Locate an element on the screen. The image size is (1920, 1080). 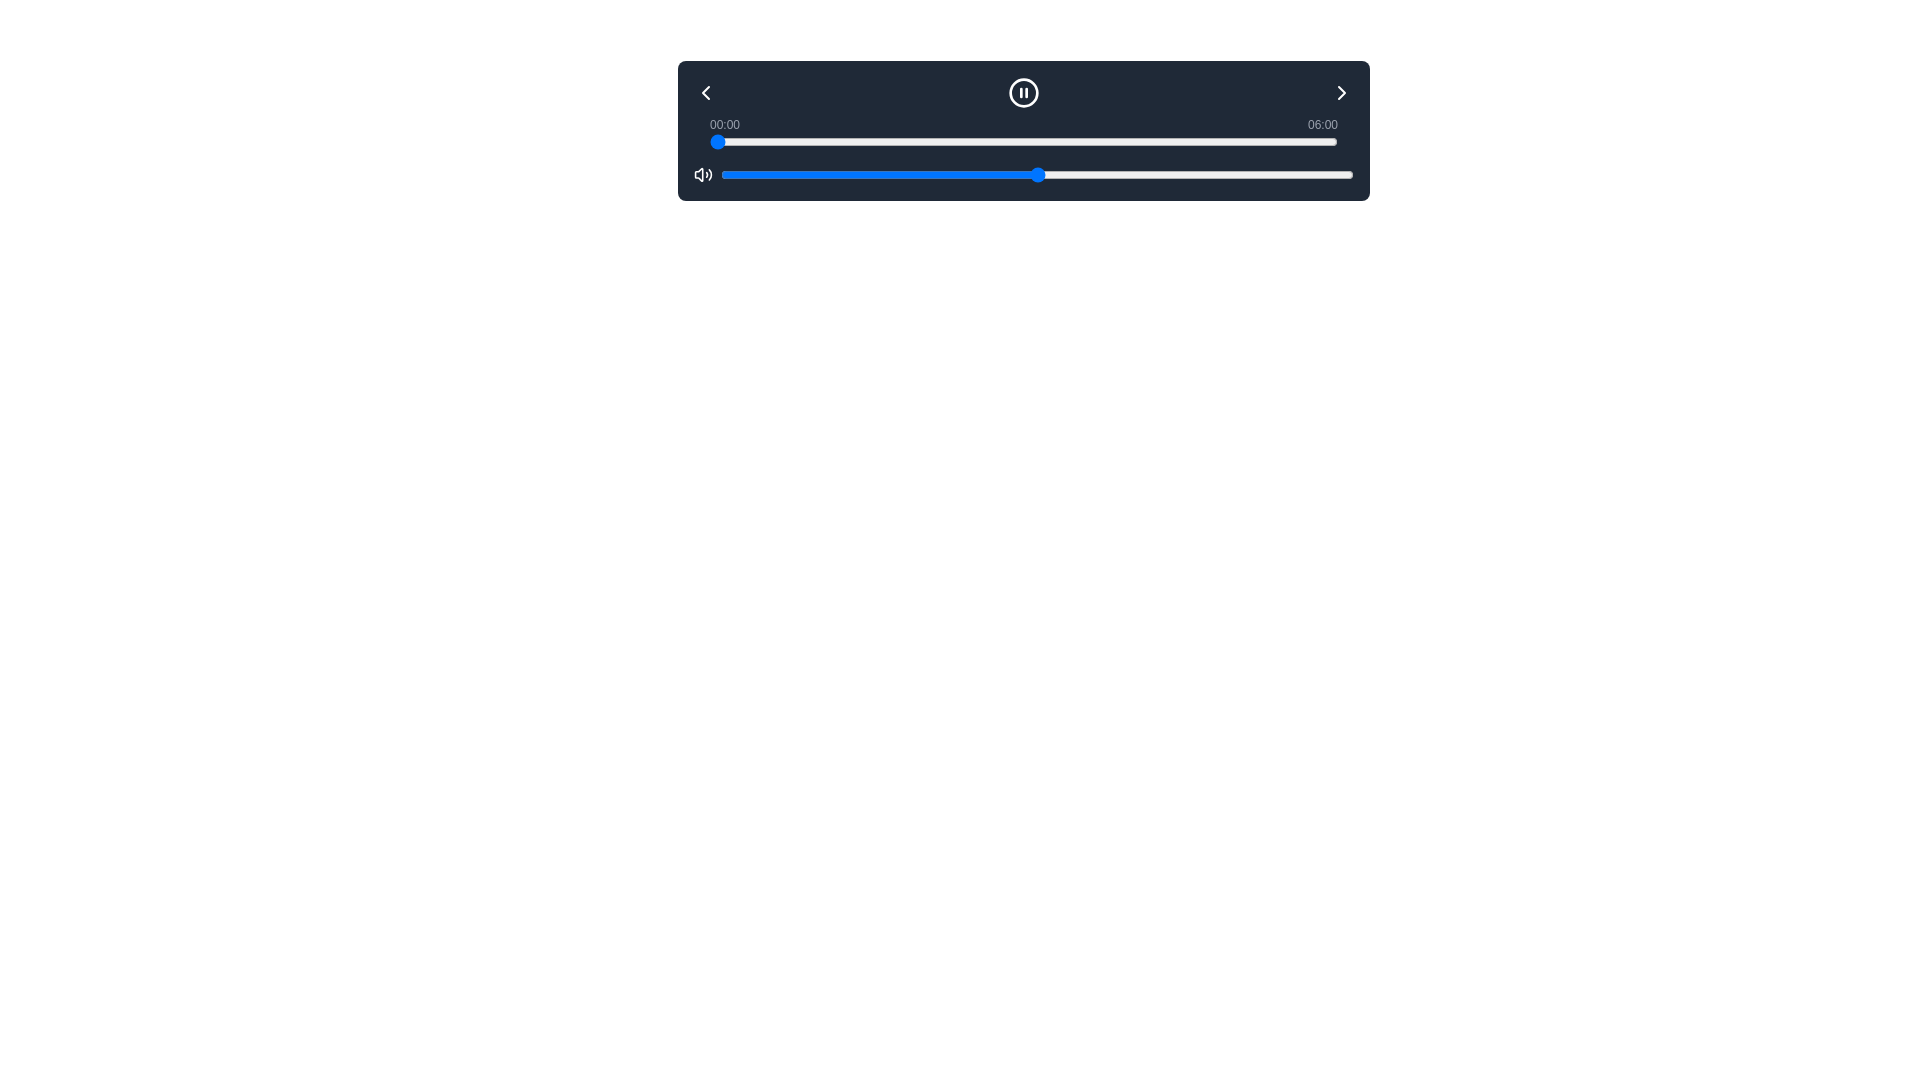
the playback time label in the media player, which displays the current time and is positioned to the far-left of the control panel above the progress bar is located at coordinates (723, 124).